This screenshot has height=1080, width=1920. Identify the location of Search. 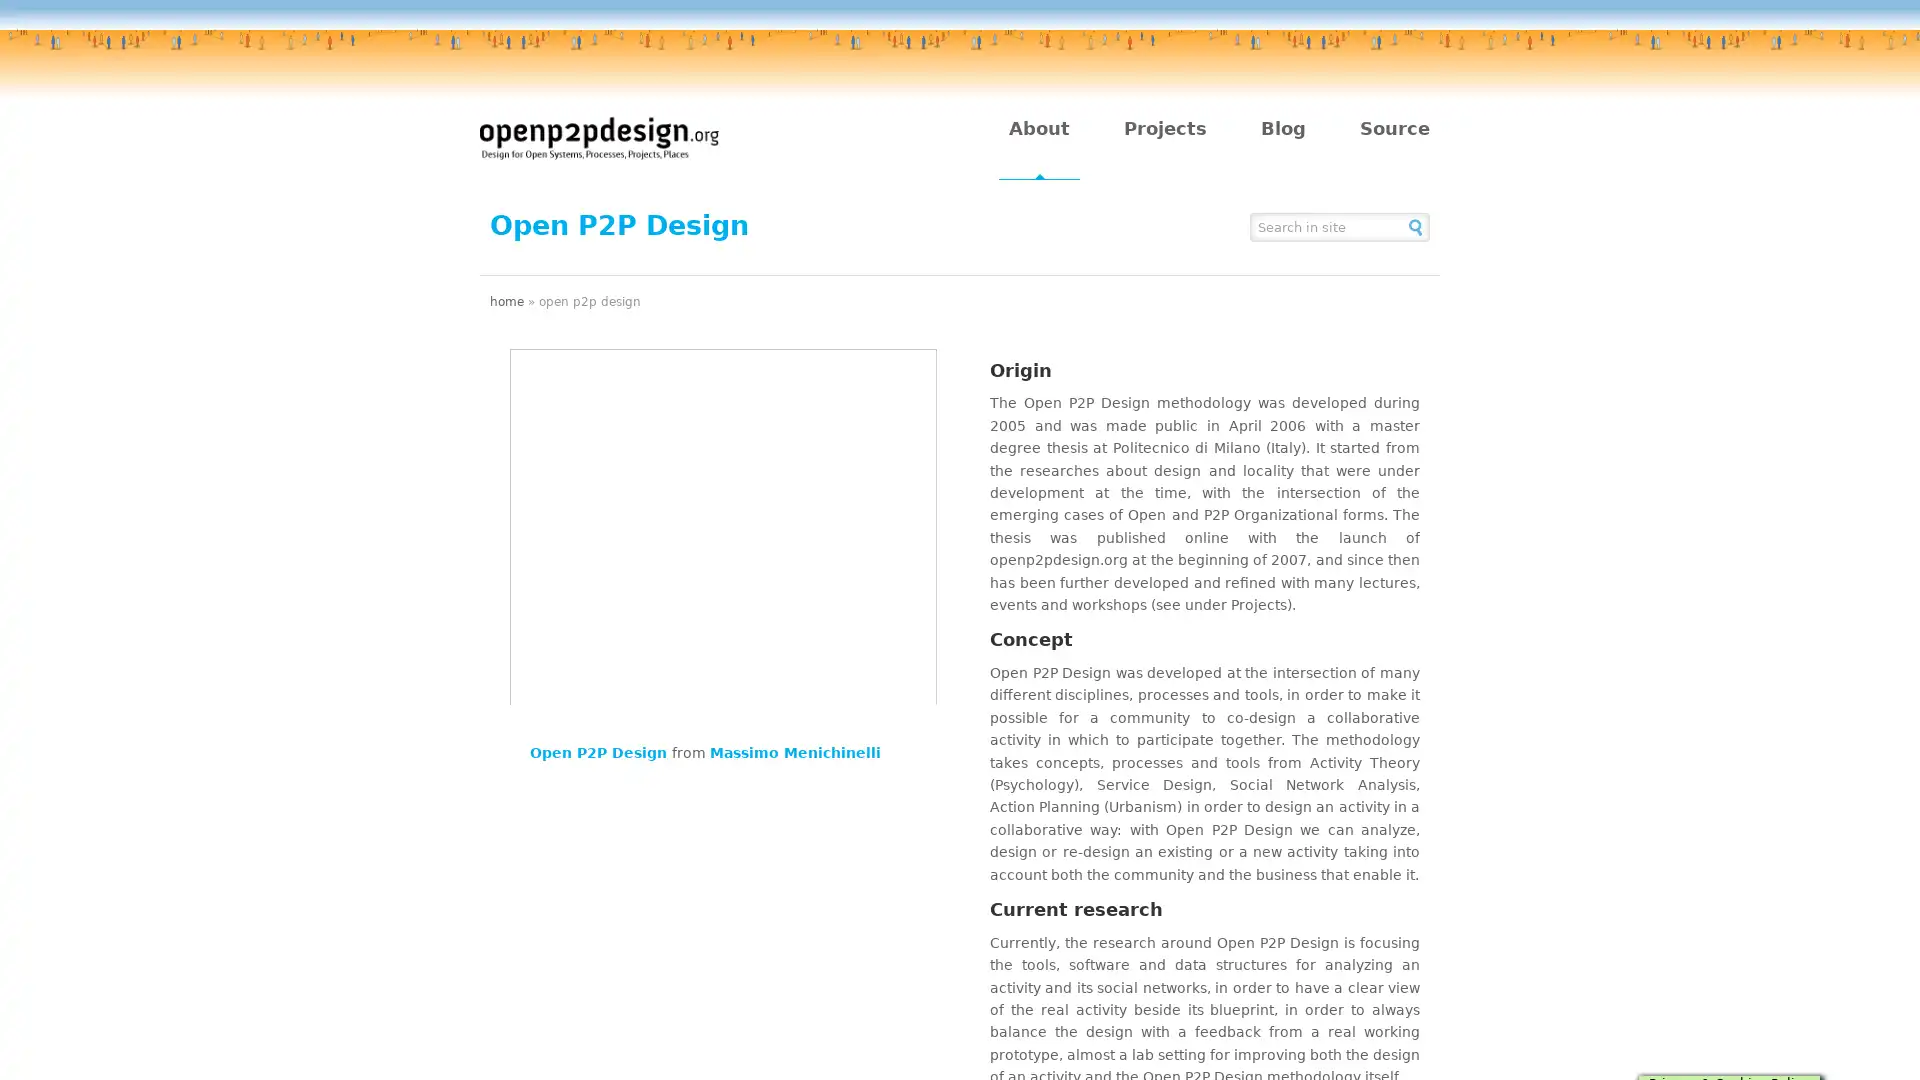
(1415, 225).